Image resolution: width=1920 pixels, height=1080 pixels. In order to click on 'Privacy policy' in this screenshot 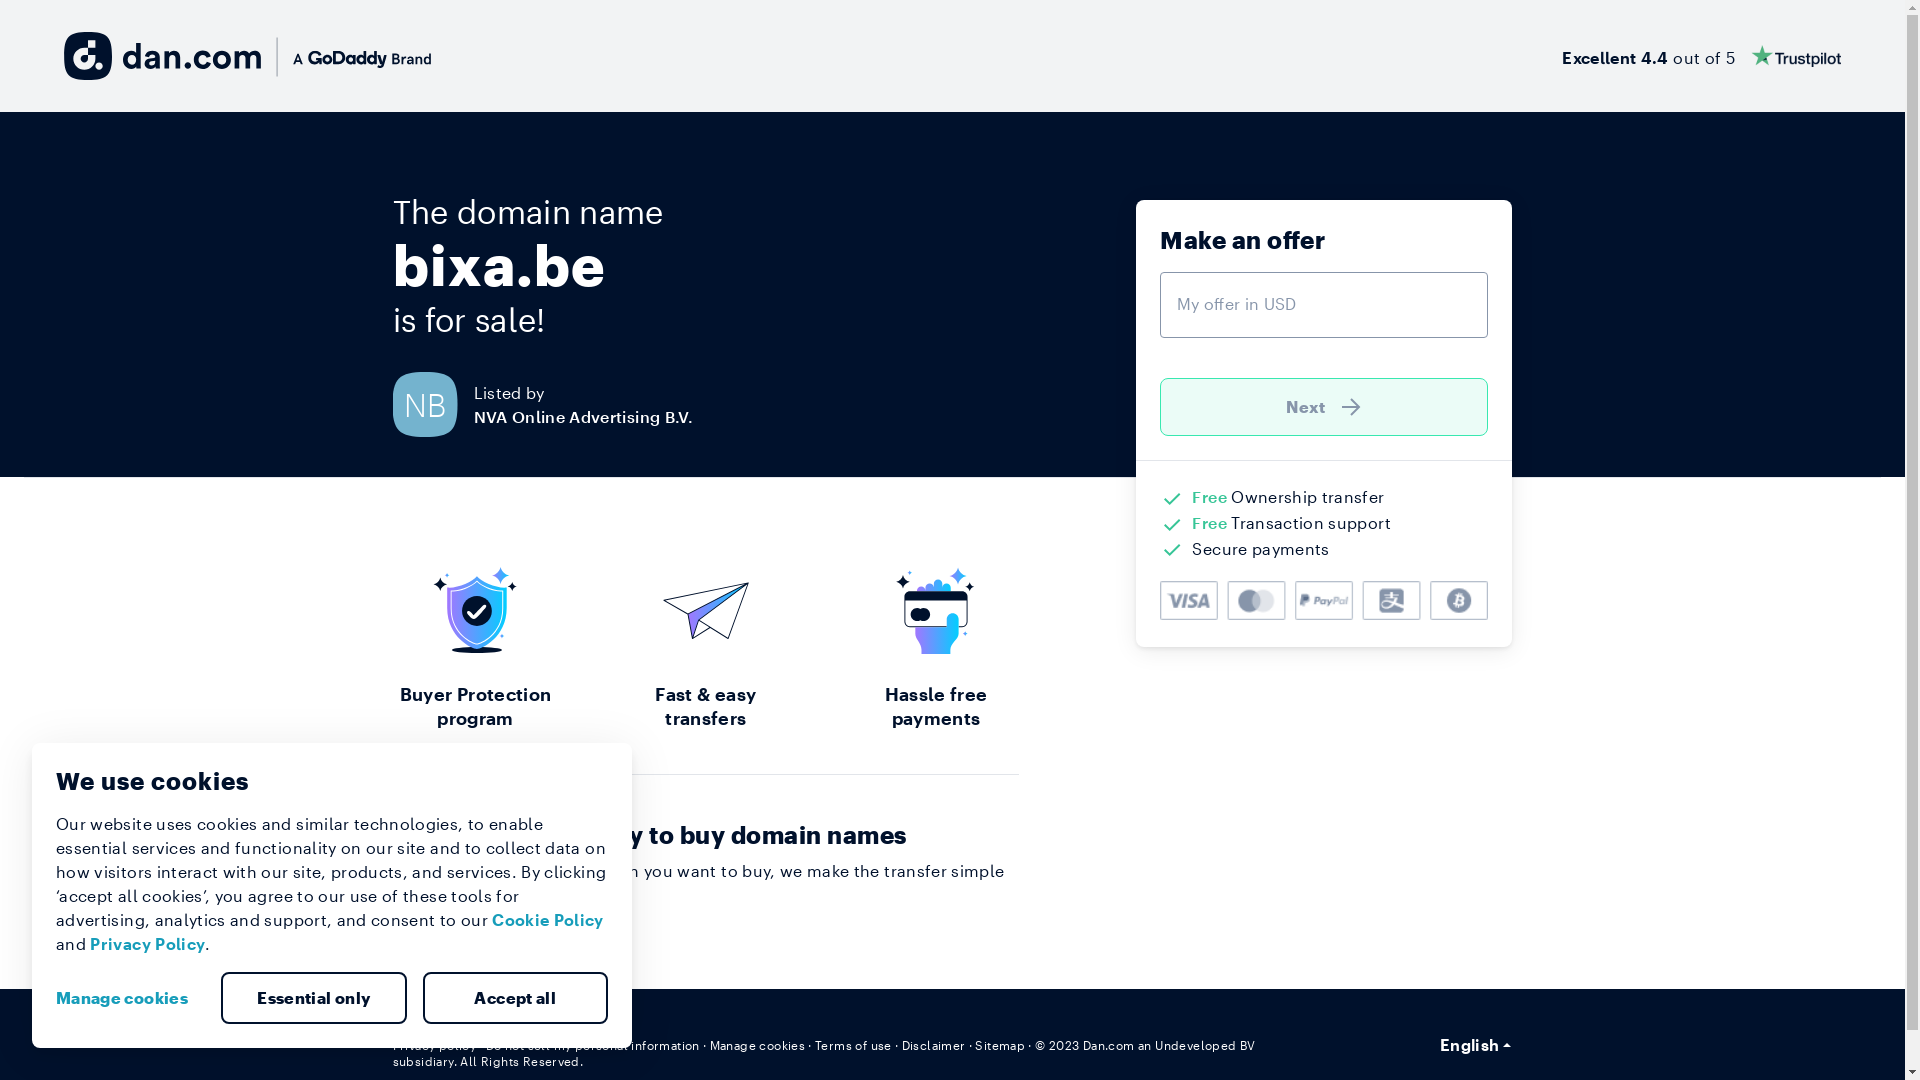, I will do `click(432, 1044)`.